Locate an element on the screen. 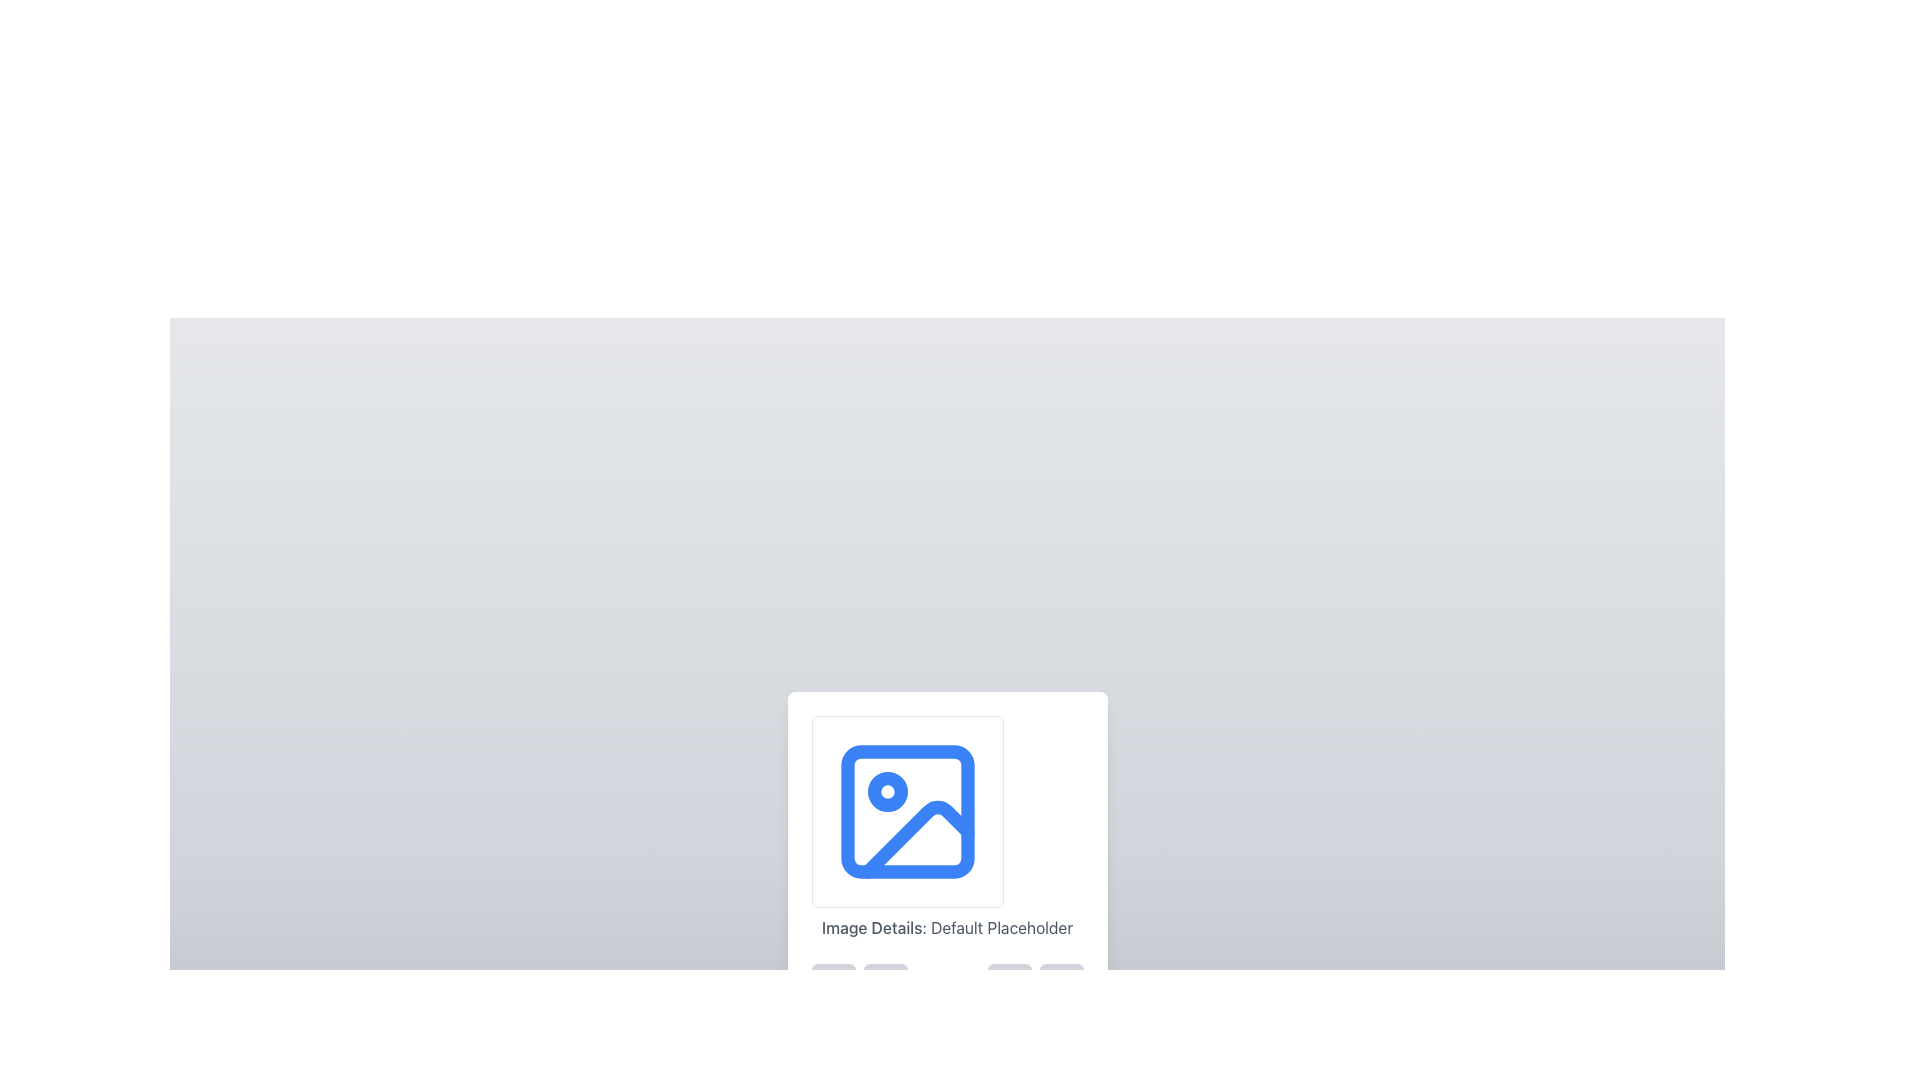  the zoom-out button with a gray background and a magnifying glass with a minus symbol is located at coordinates (884, 981).